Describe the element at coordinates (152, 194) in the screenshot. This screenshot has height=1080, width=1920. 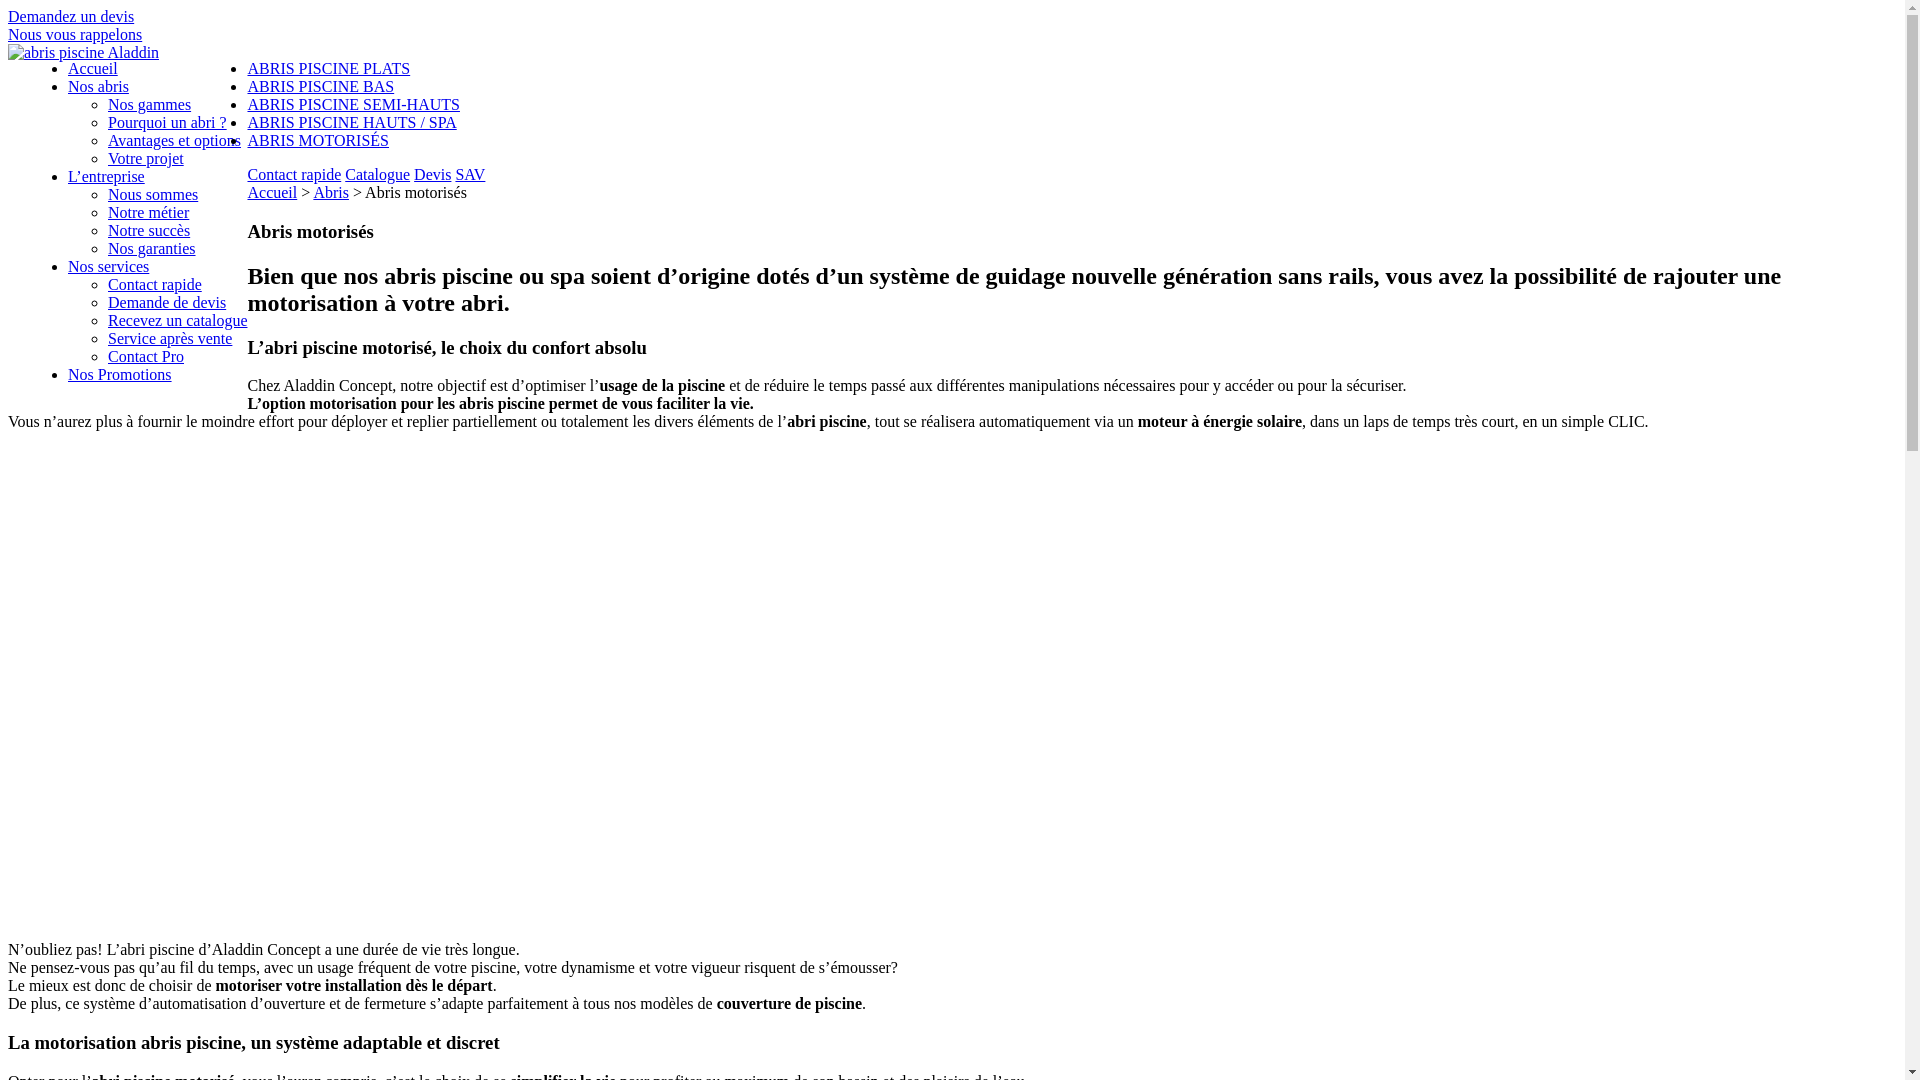
I see `'Nous sommes'` at that location.